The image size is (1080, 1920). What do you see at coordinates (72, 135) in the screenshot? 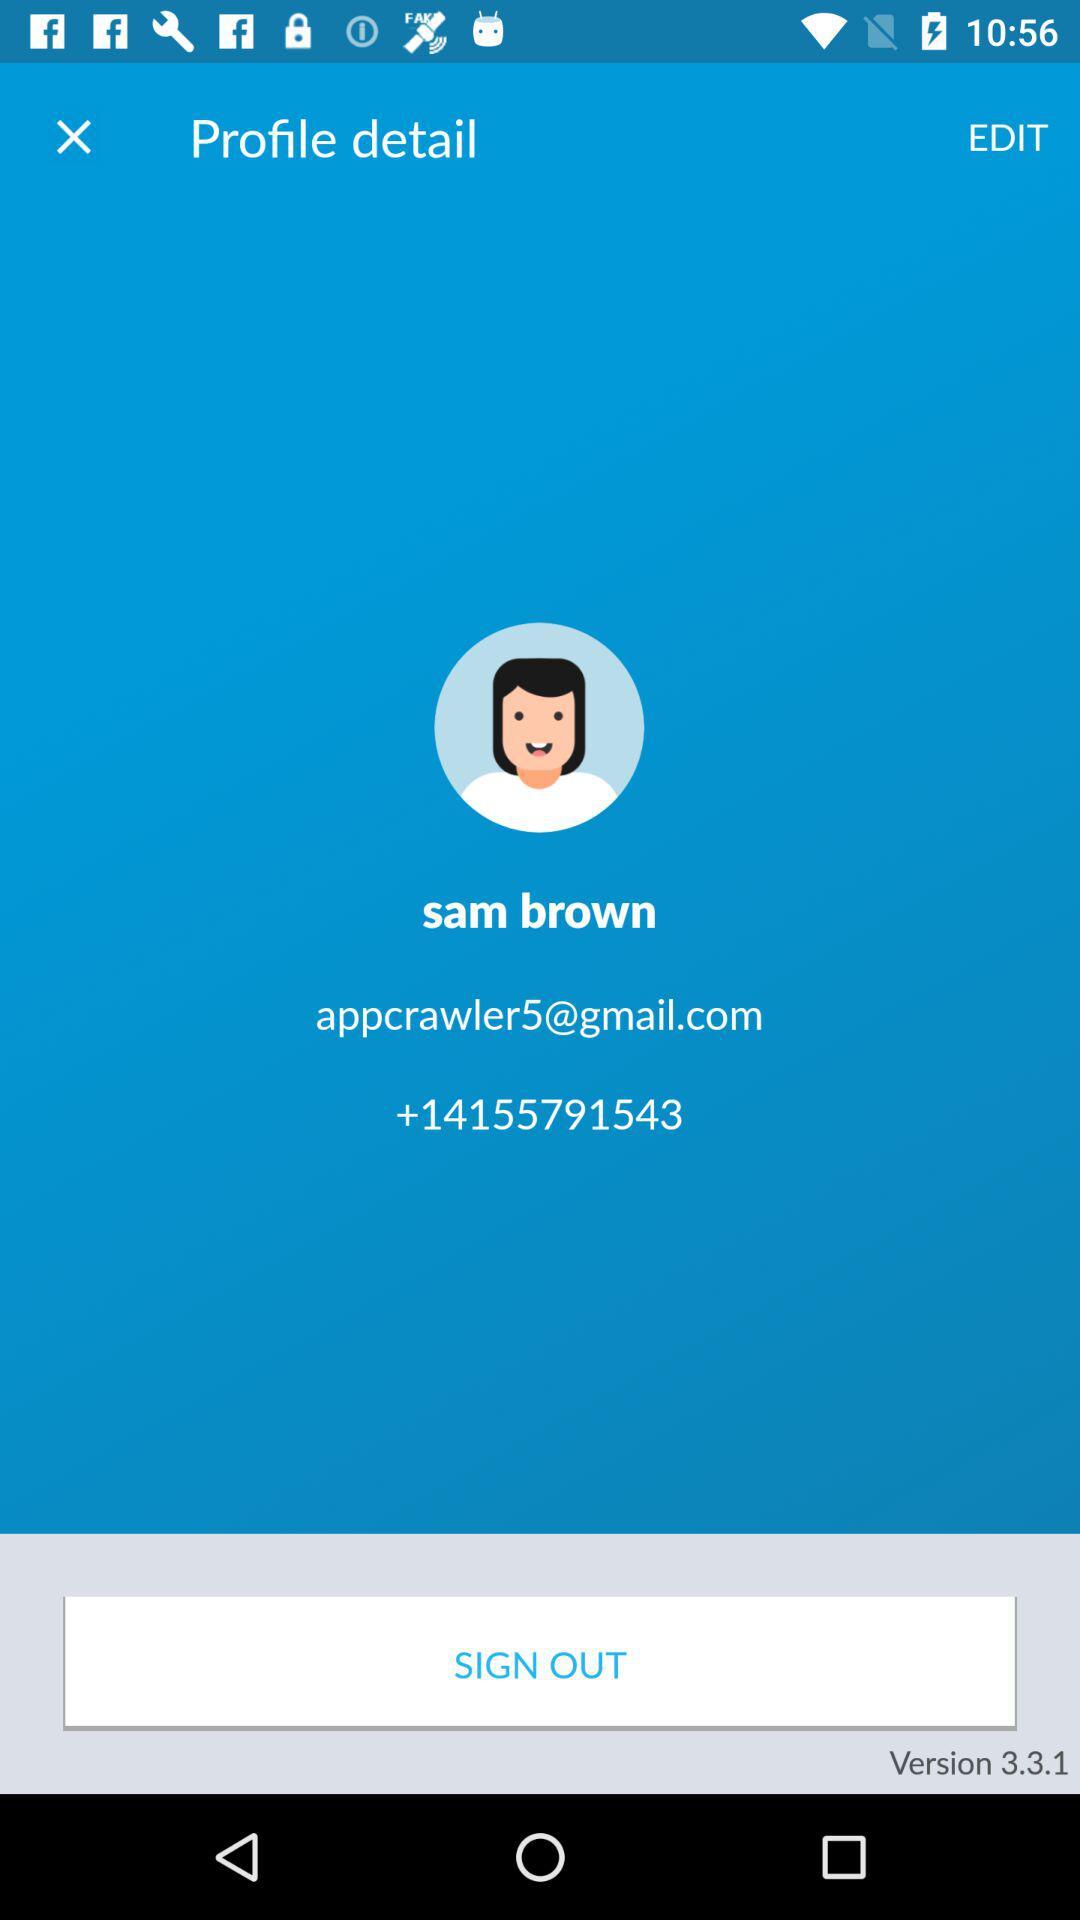
I see `exit menu` at bounding box center [72, 135].